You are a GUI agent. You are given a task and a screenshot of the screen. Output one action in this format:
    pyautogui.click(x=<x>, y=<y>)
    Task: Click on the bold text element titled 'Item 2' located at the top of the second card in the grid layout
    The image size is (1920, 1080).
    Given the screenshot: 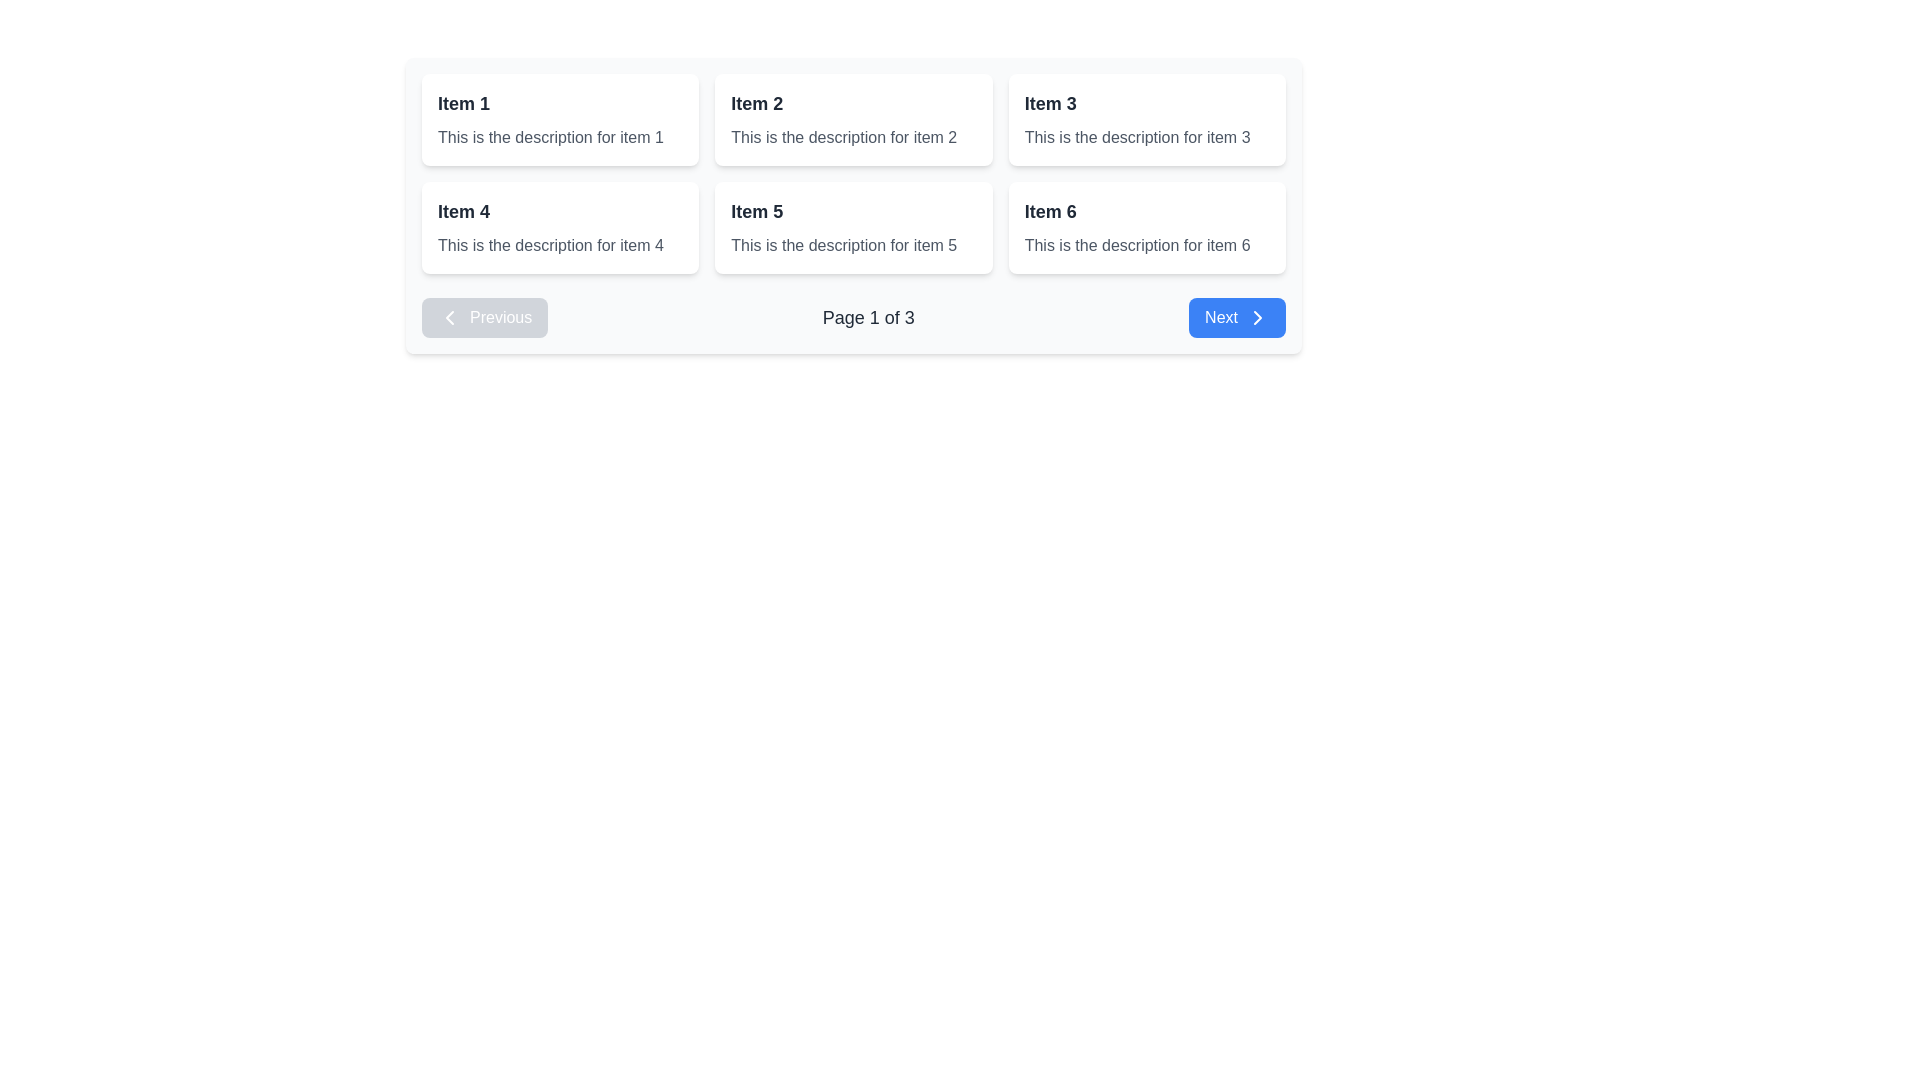 What is the action you would take?
    pyautogui.click(x=756, y=104)
    